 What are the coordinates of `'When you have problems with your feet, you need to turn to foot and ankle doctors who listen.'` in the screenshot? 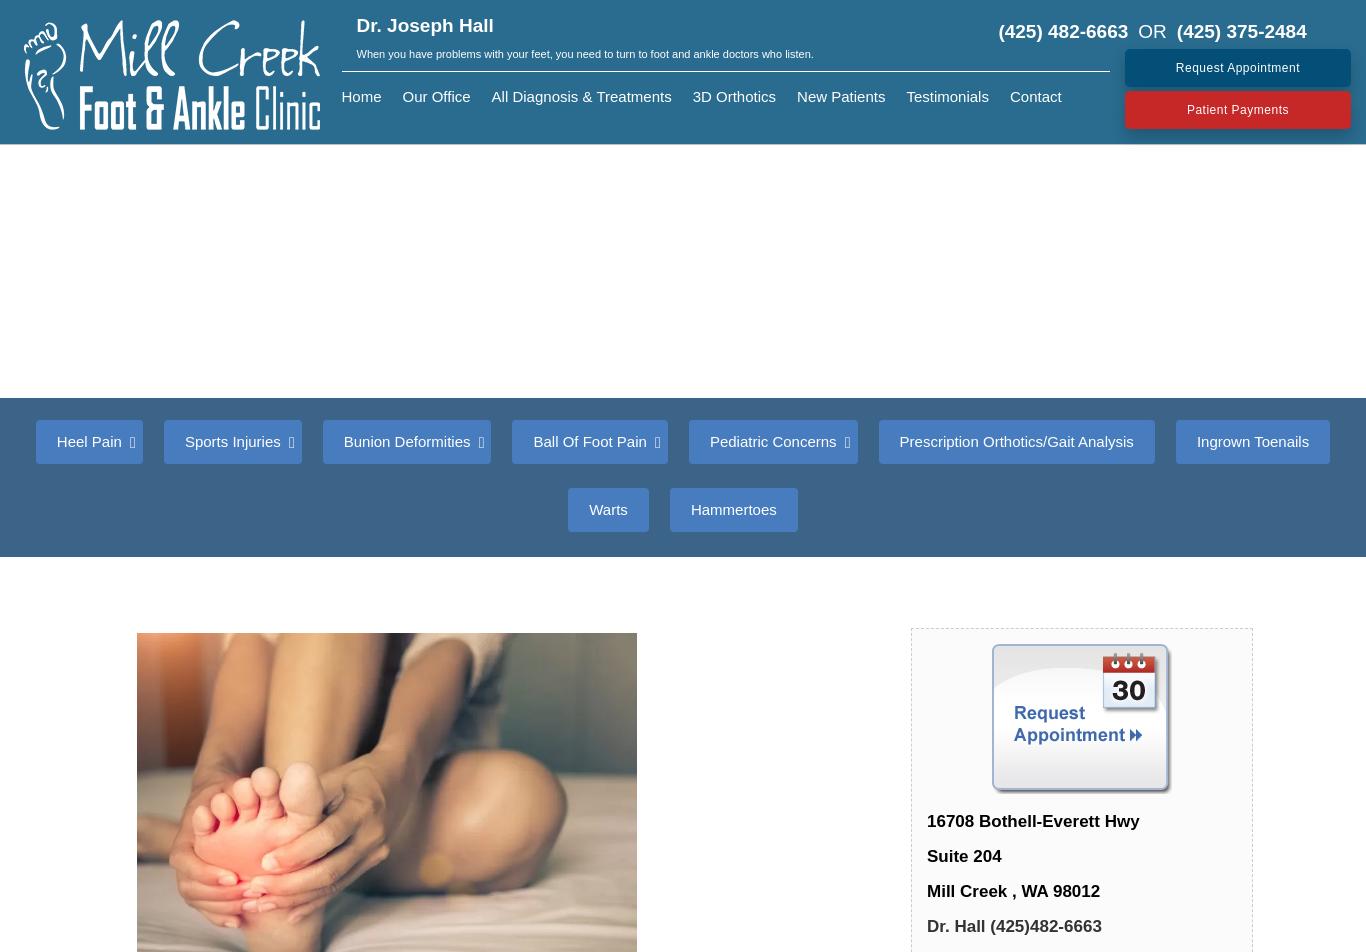 It's located at (583, 53).